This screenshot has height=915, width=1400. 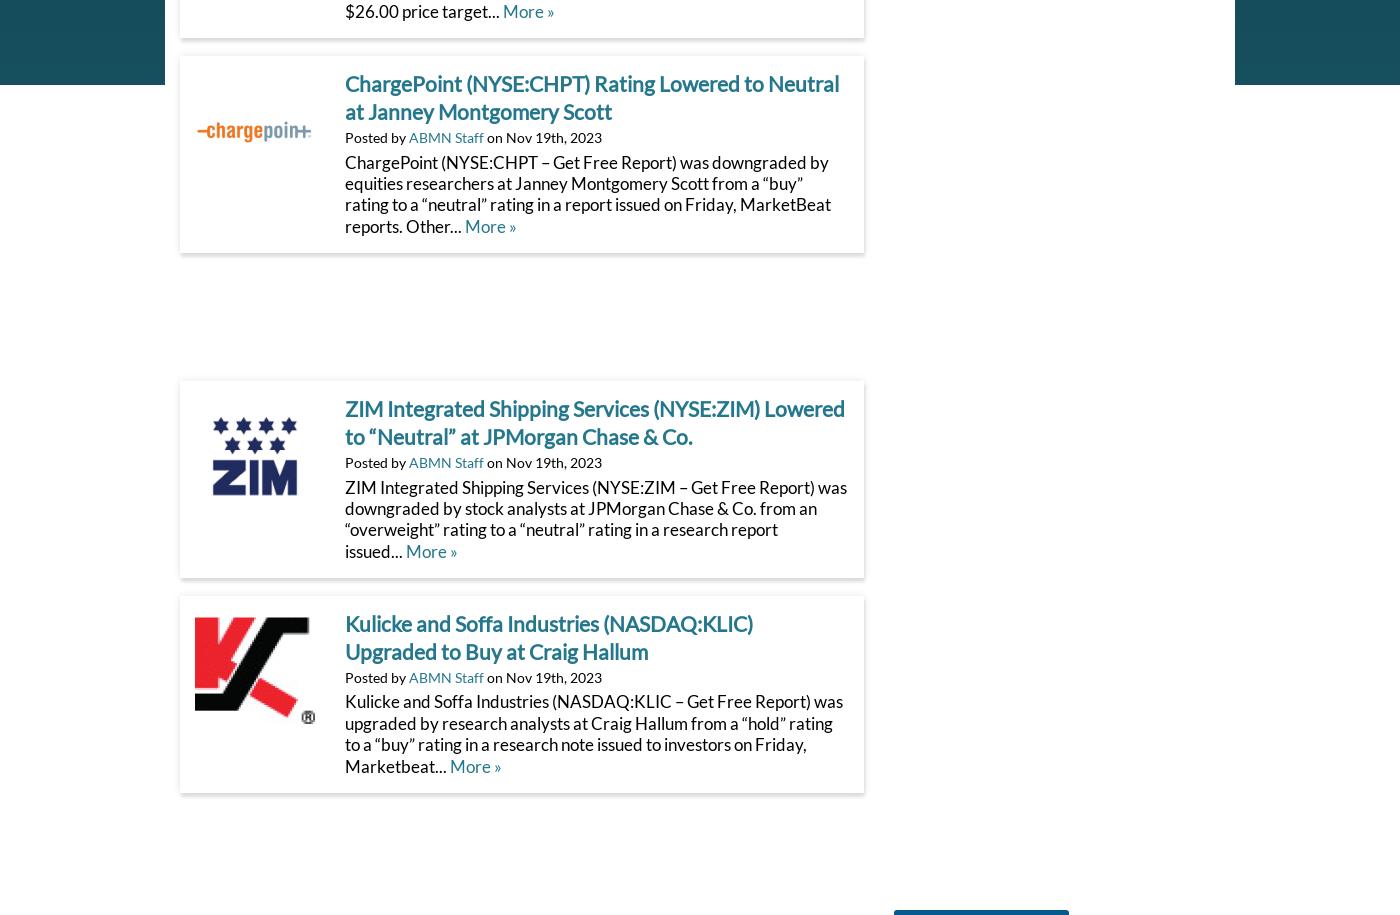 I want to click on 'ZIM Integrated Shipping Services (NYSE:ZIM – Get Free Report) was downgraded by stock analysts at JPMorgan Chase & Co. from an “overweight” rating to a “neutral” rating in a research report issued...', so click(x=595, y=518).